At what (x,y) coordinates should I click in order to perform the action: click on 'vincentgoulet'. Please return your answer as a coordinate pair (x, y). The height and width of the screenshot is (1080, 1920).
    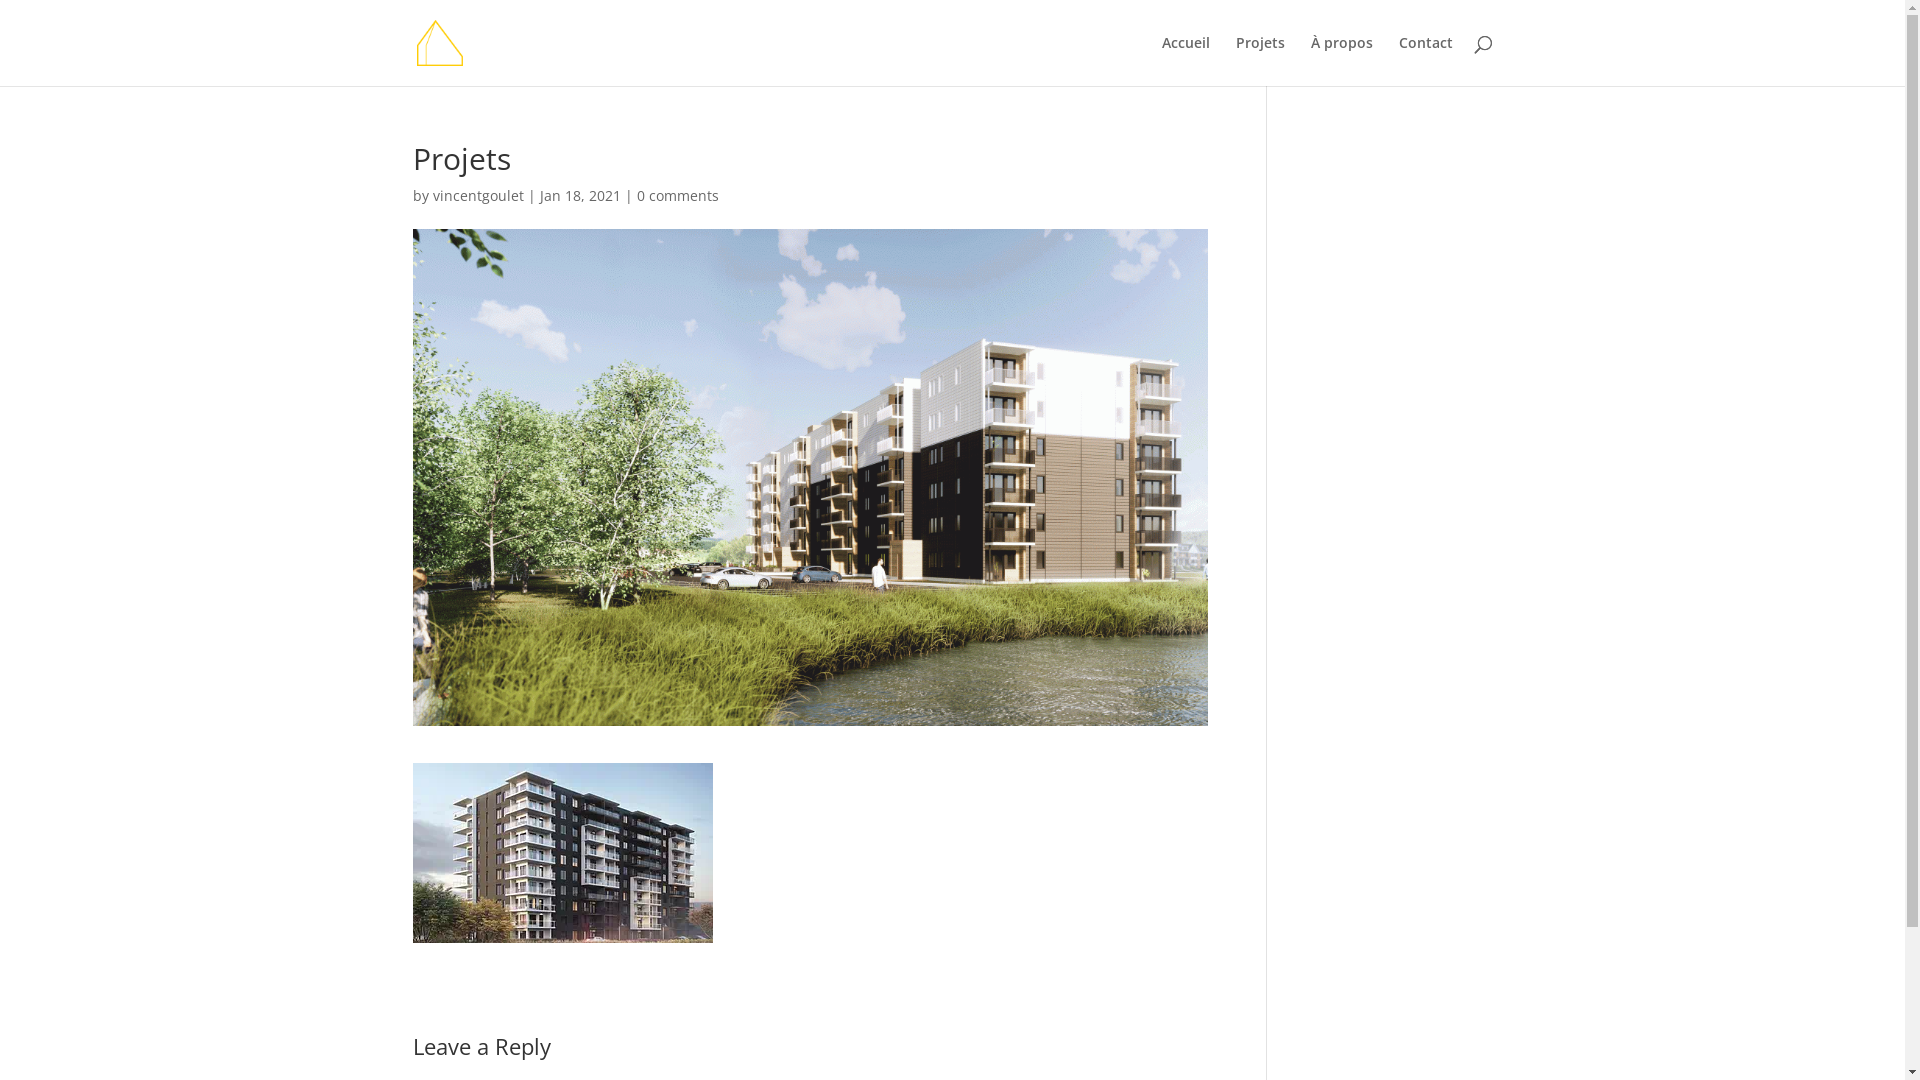
    Looking at the image, I should click on (476, 195).